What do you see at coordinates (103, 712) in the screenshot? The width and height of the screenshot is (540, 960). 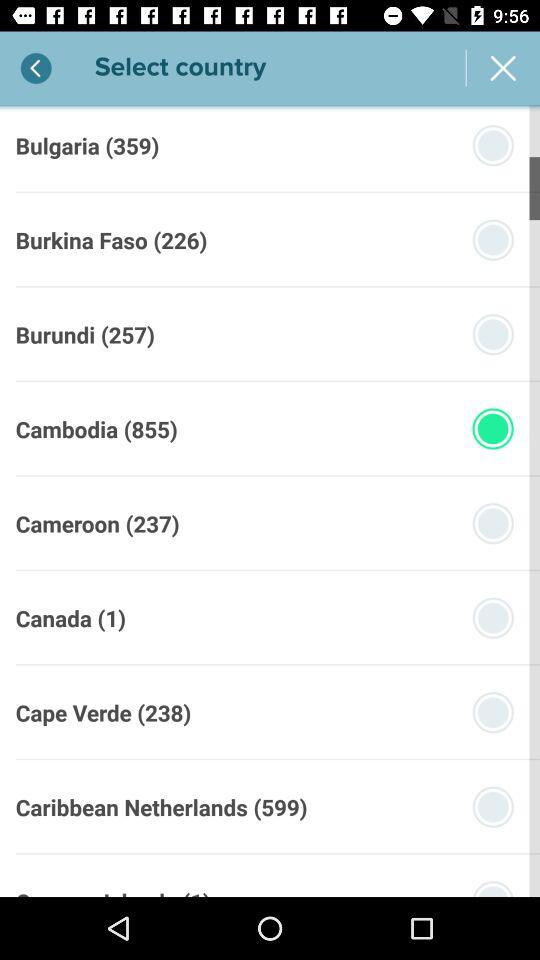 I see `the cape verde (238) item` at bounding box center [103, 712].